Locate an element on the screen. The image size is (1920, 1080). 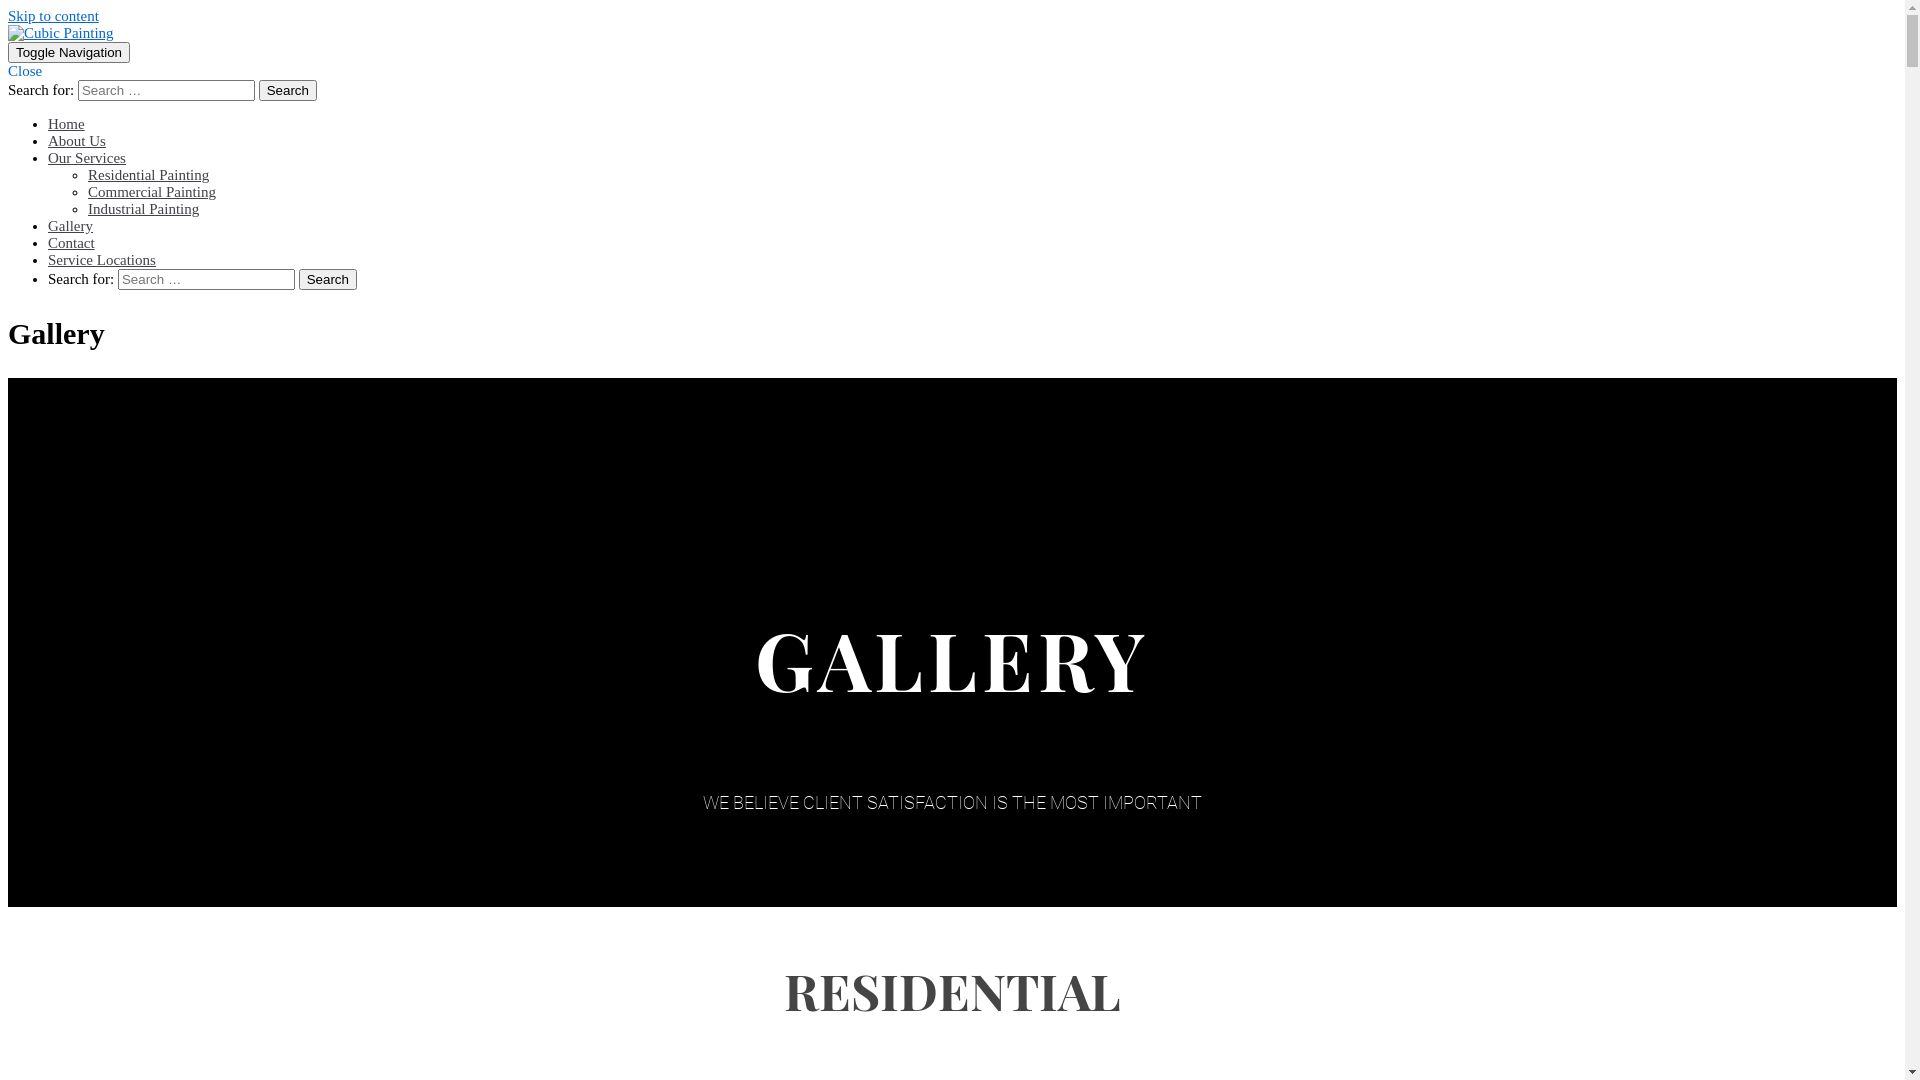
'Industrial Painting' is located at coordinates (142, 208).